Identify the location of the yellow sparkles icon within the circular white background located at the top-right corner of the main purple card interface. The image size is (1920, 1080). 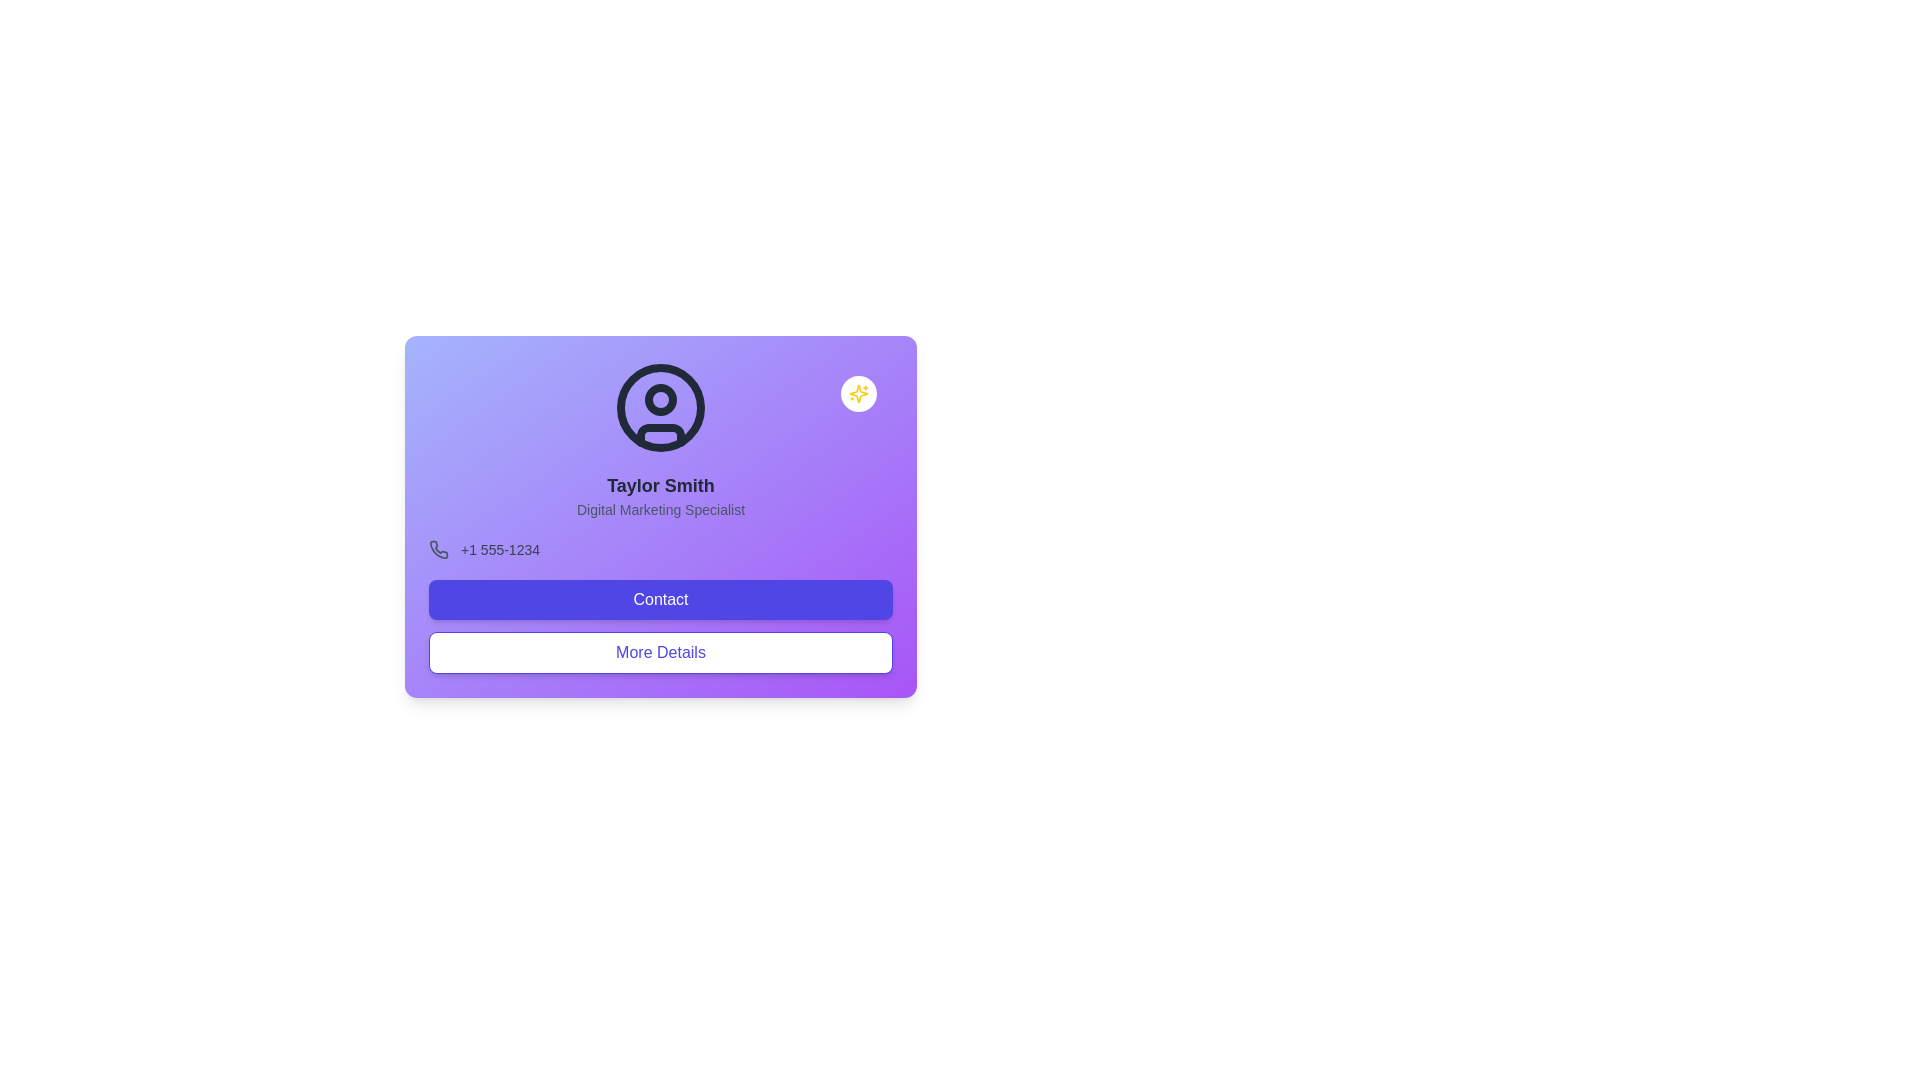
(859, 393).